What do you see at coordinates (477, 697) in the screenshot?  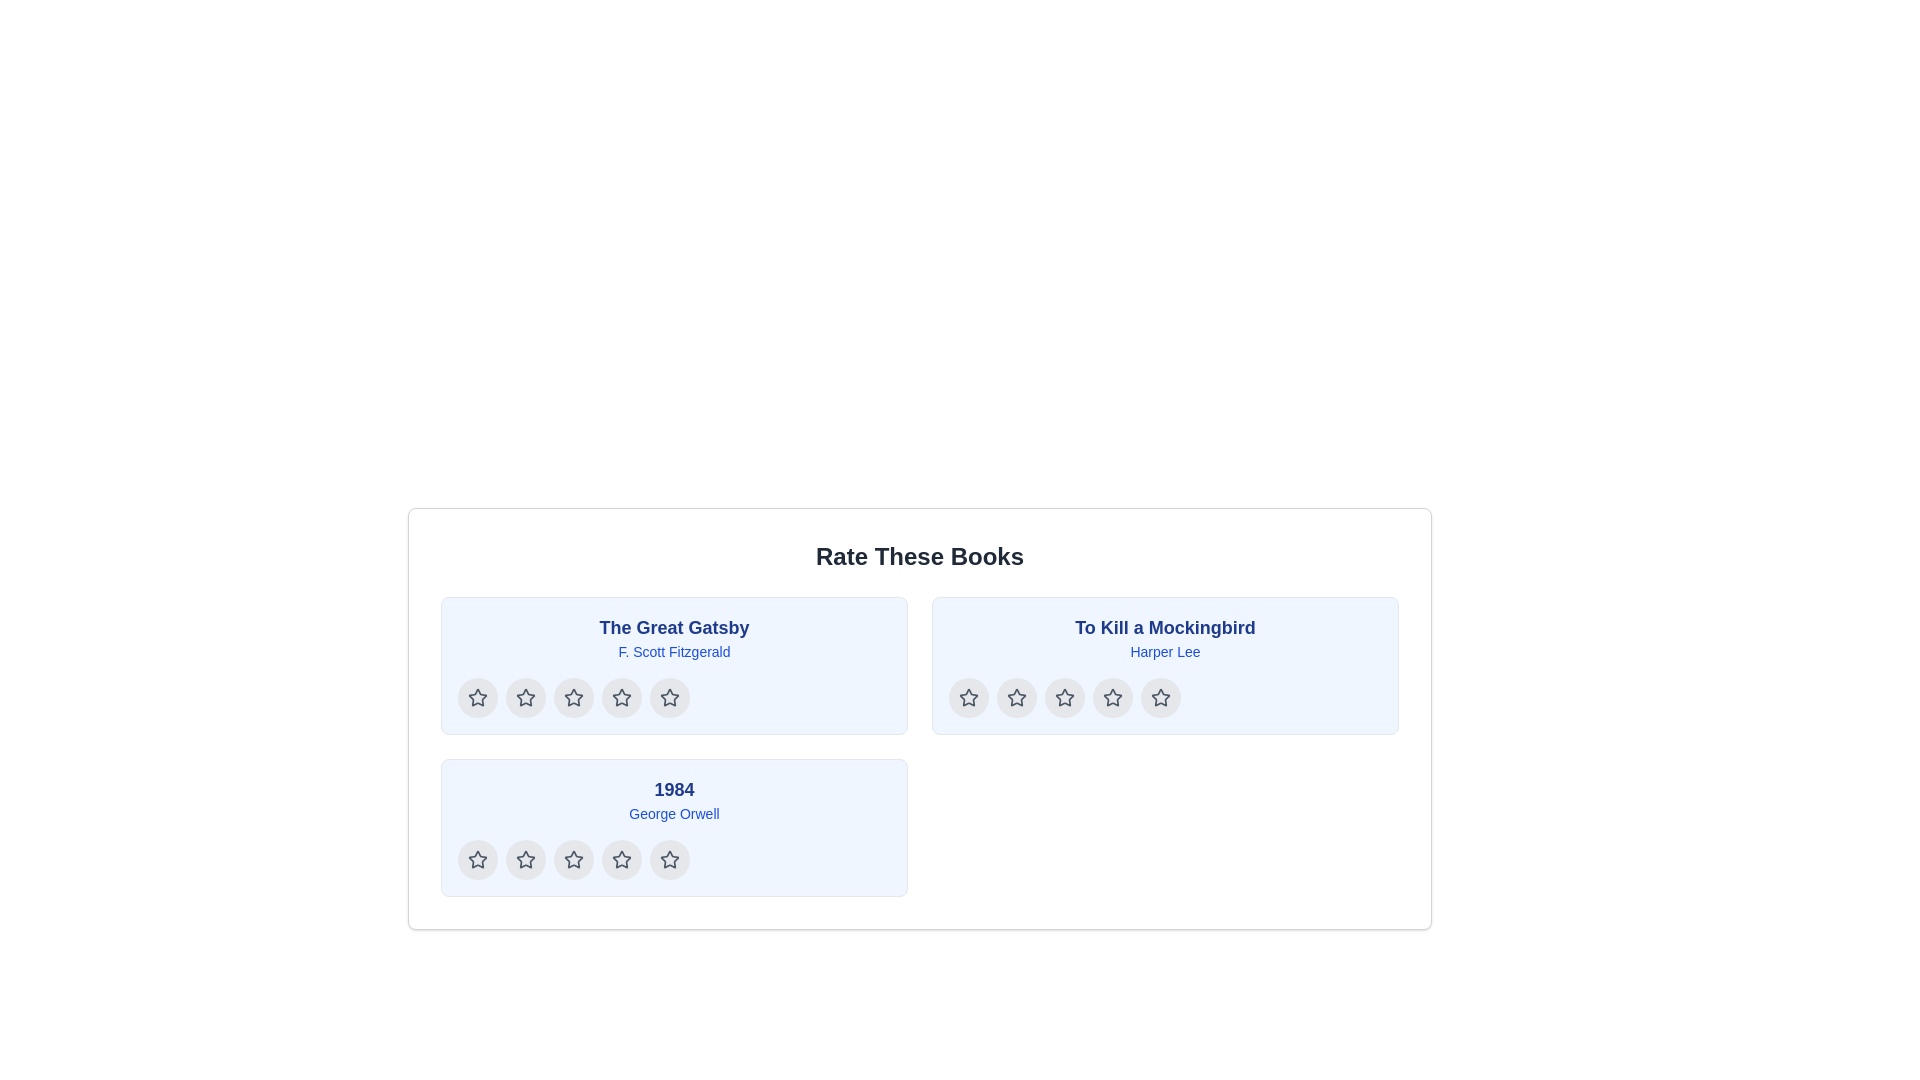 I see `the first star button to rate the book 'The Great Gatsby.'` at bounding box center [477, 697].